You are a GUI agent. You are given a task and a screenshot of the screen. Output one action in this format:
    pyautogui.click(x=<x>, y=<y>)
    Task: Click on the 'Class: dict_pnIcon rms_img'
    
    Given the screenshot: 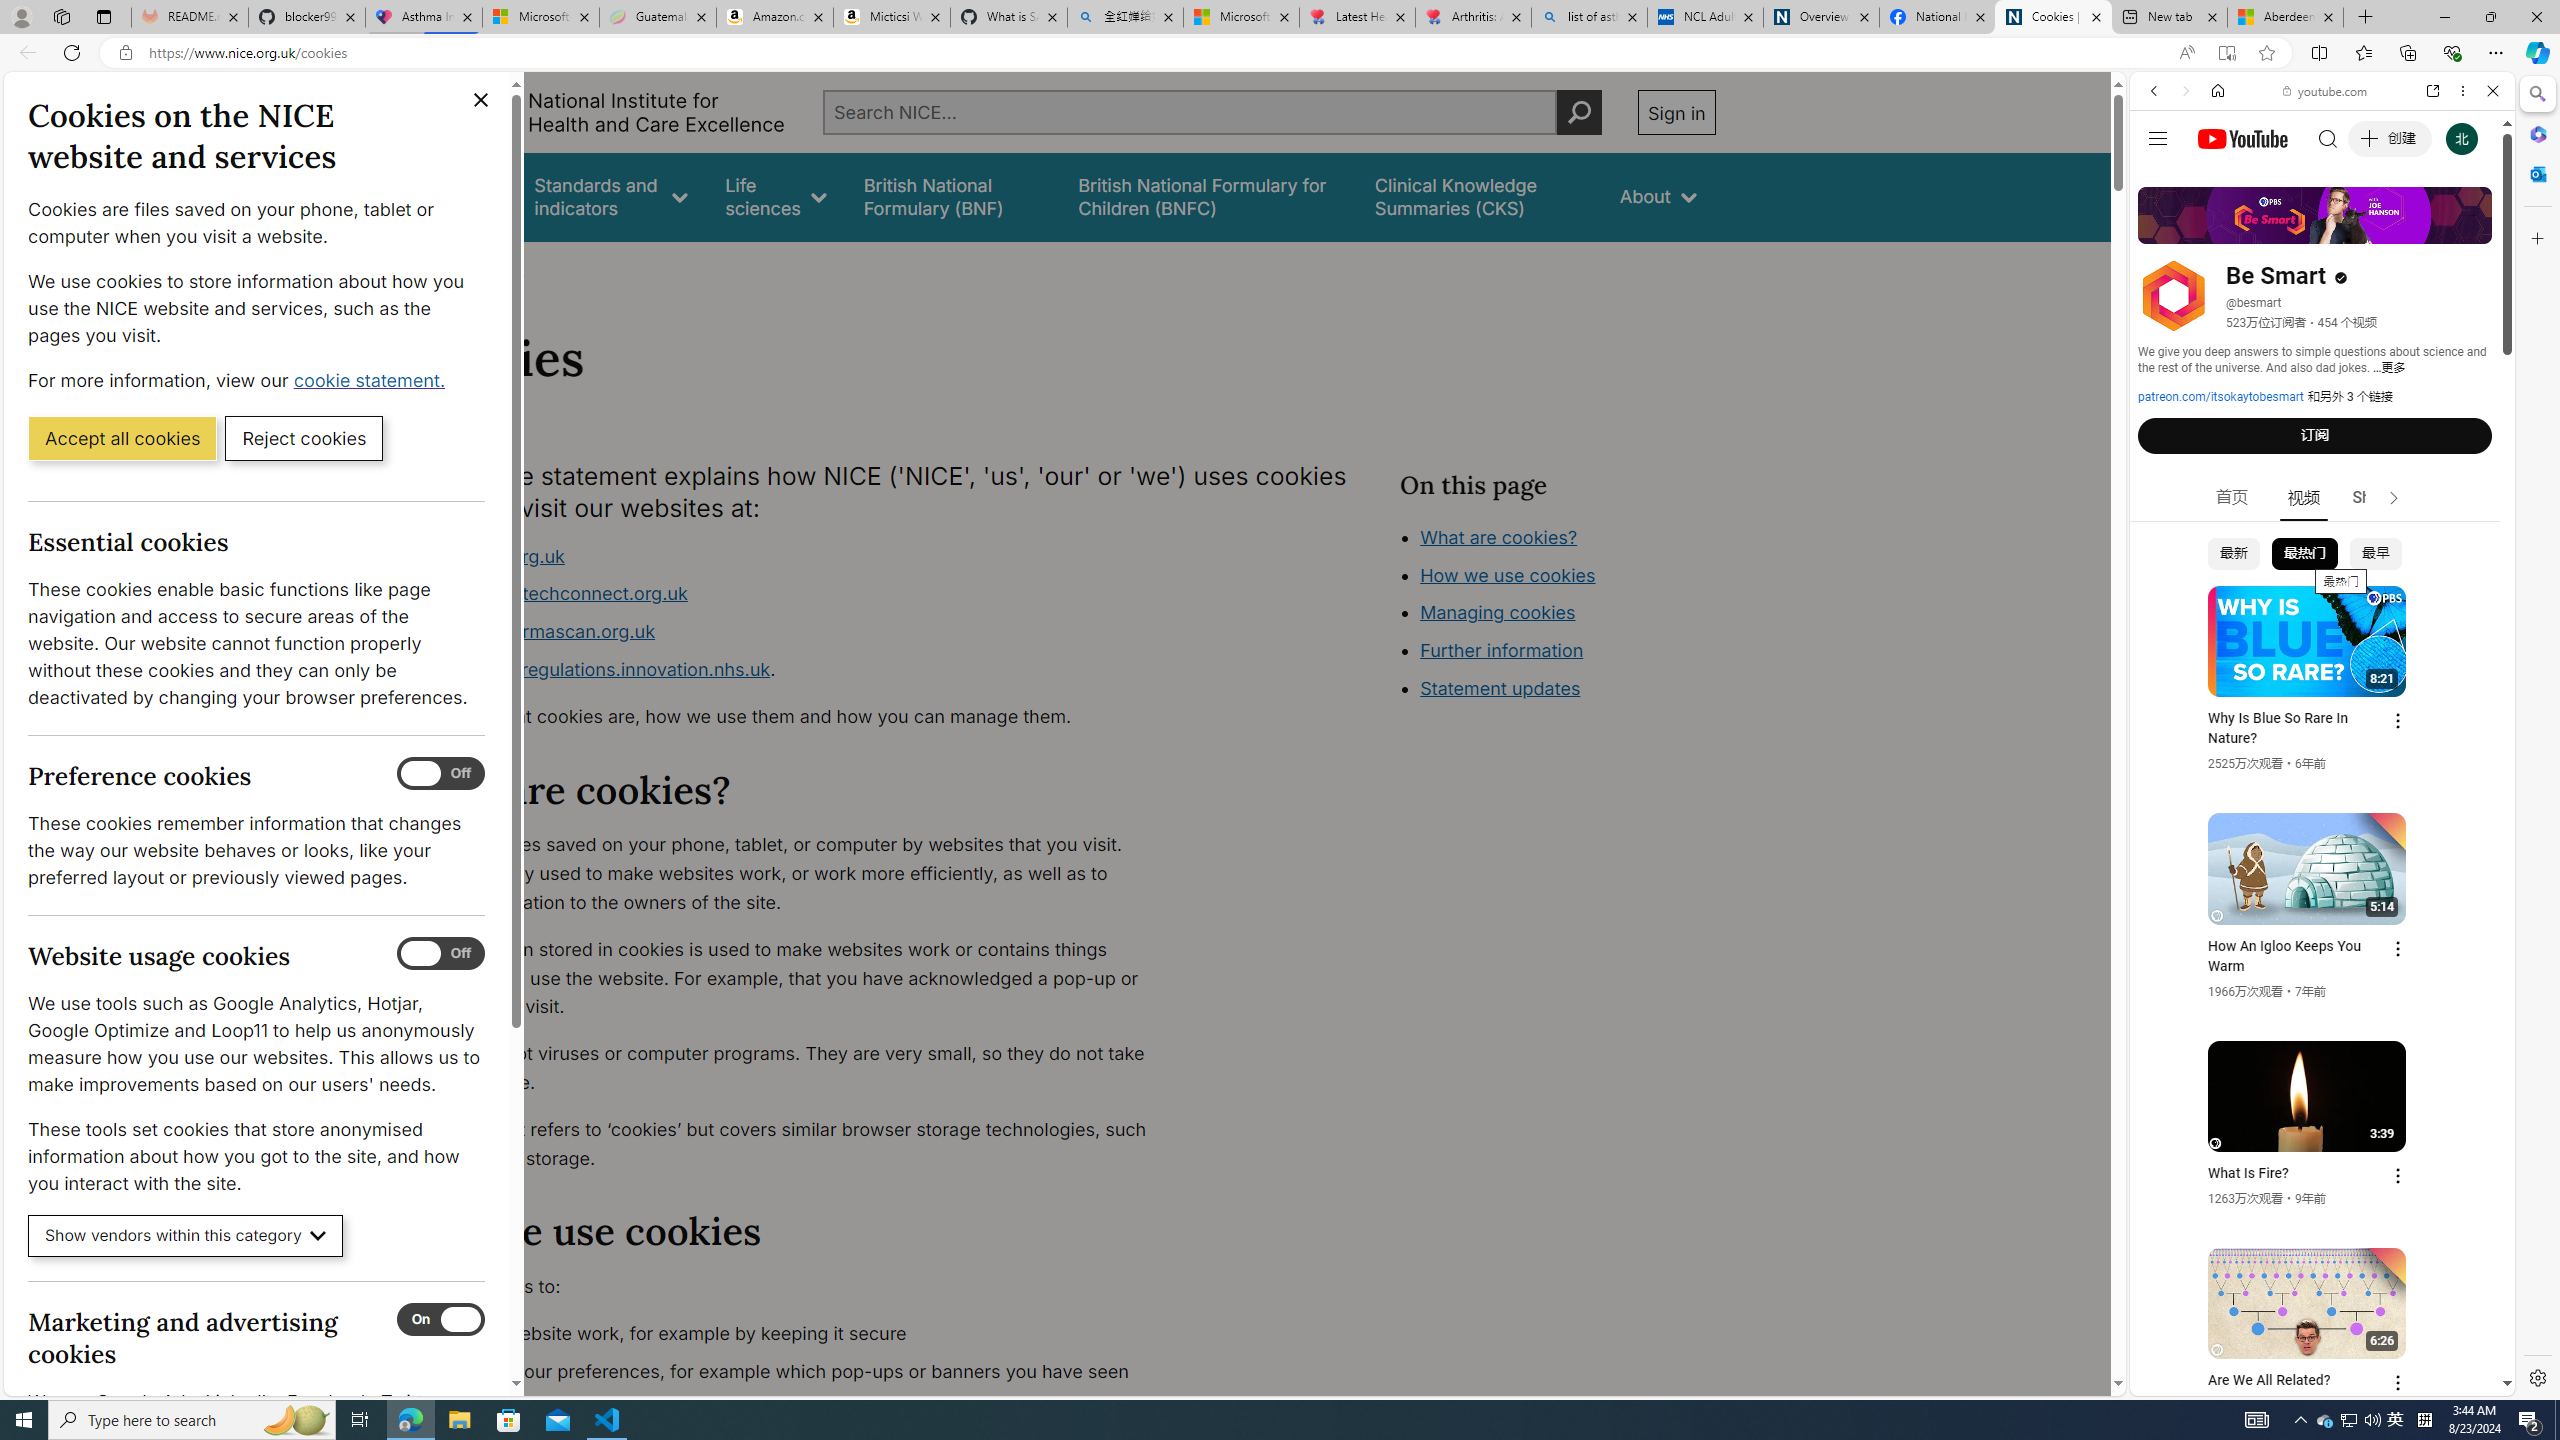 What is the action you would take?
    pyautogui.click(x=2307, y=1379)
    